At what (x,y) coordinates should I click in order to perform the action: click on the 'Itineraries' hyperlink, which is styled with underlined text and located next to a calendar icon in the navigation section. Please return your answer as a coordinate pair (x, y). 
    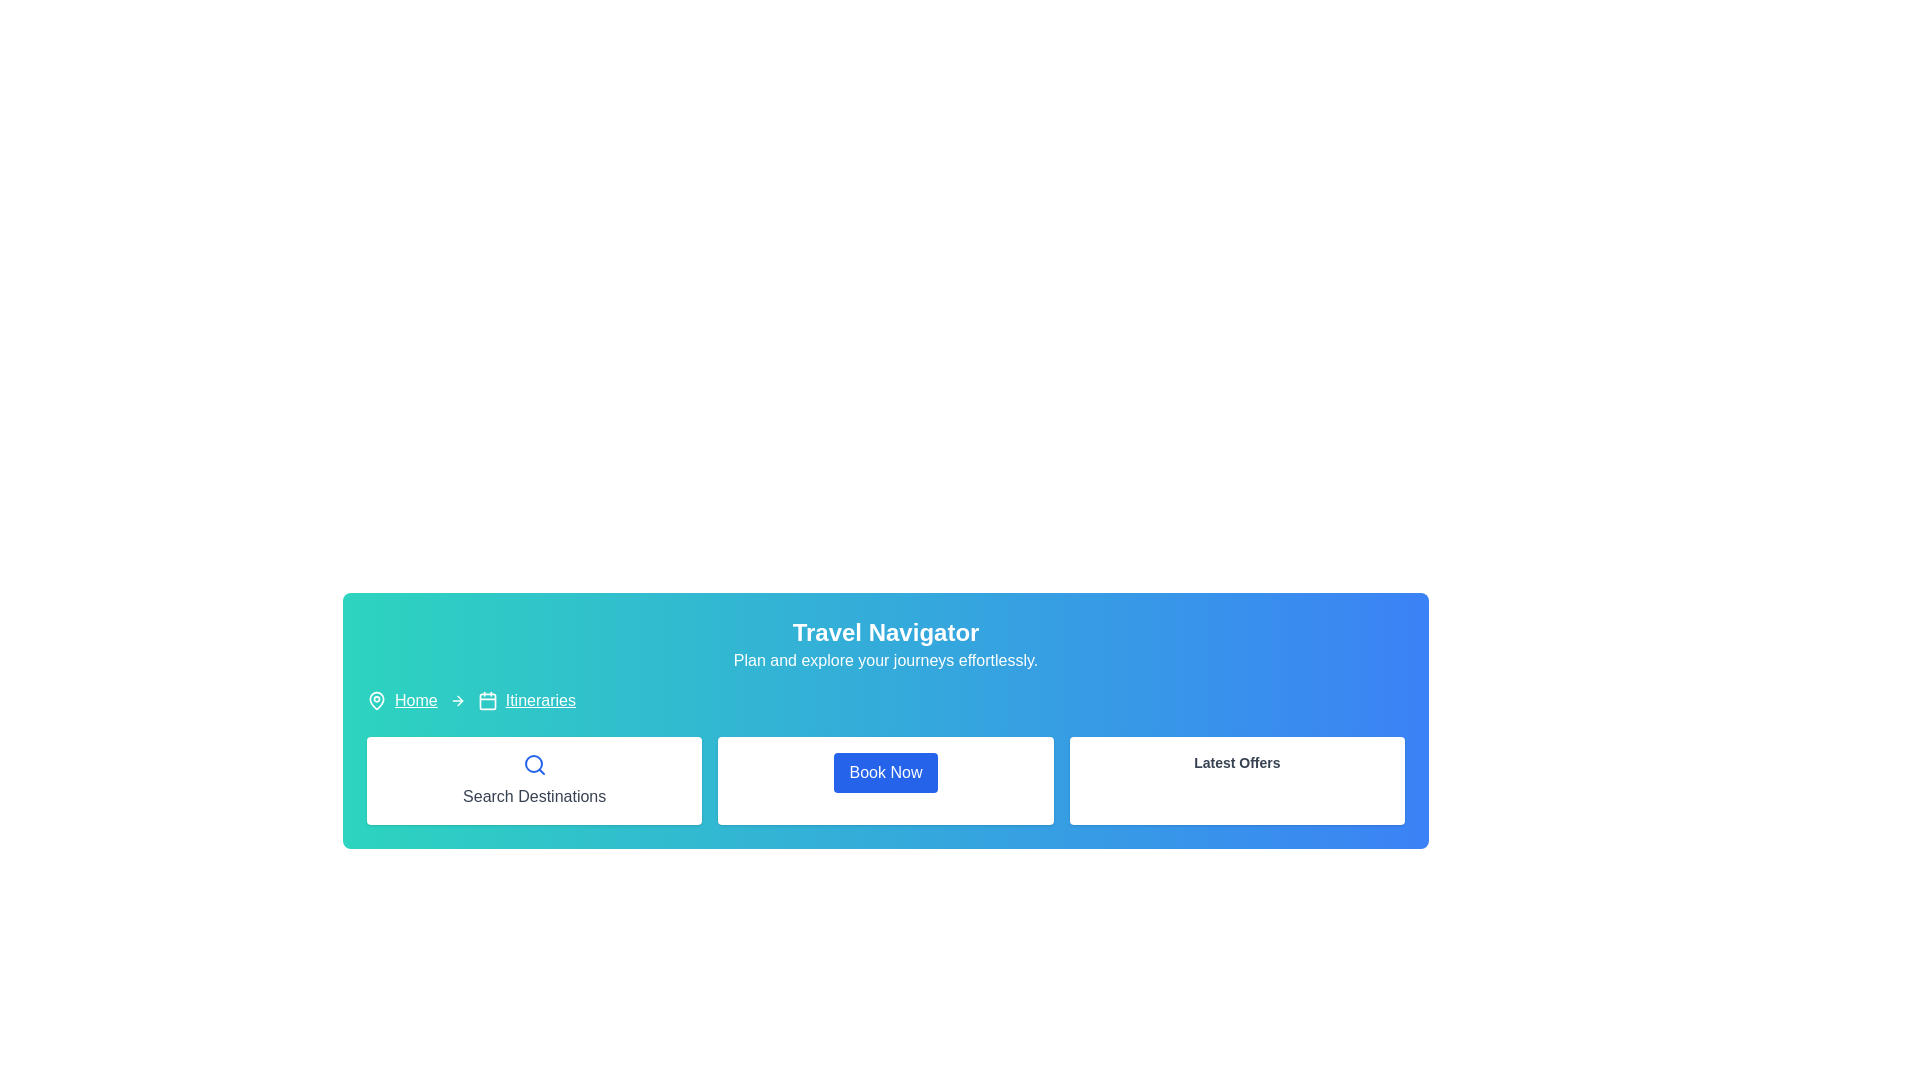
    Looking at the image, I should click on (540, 700).